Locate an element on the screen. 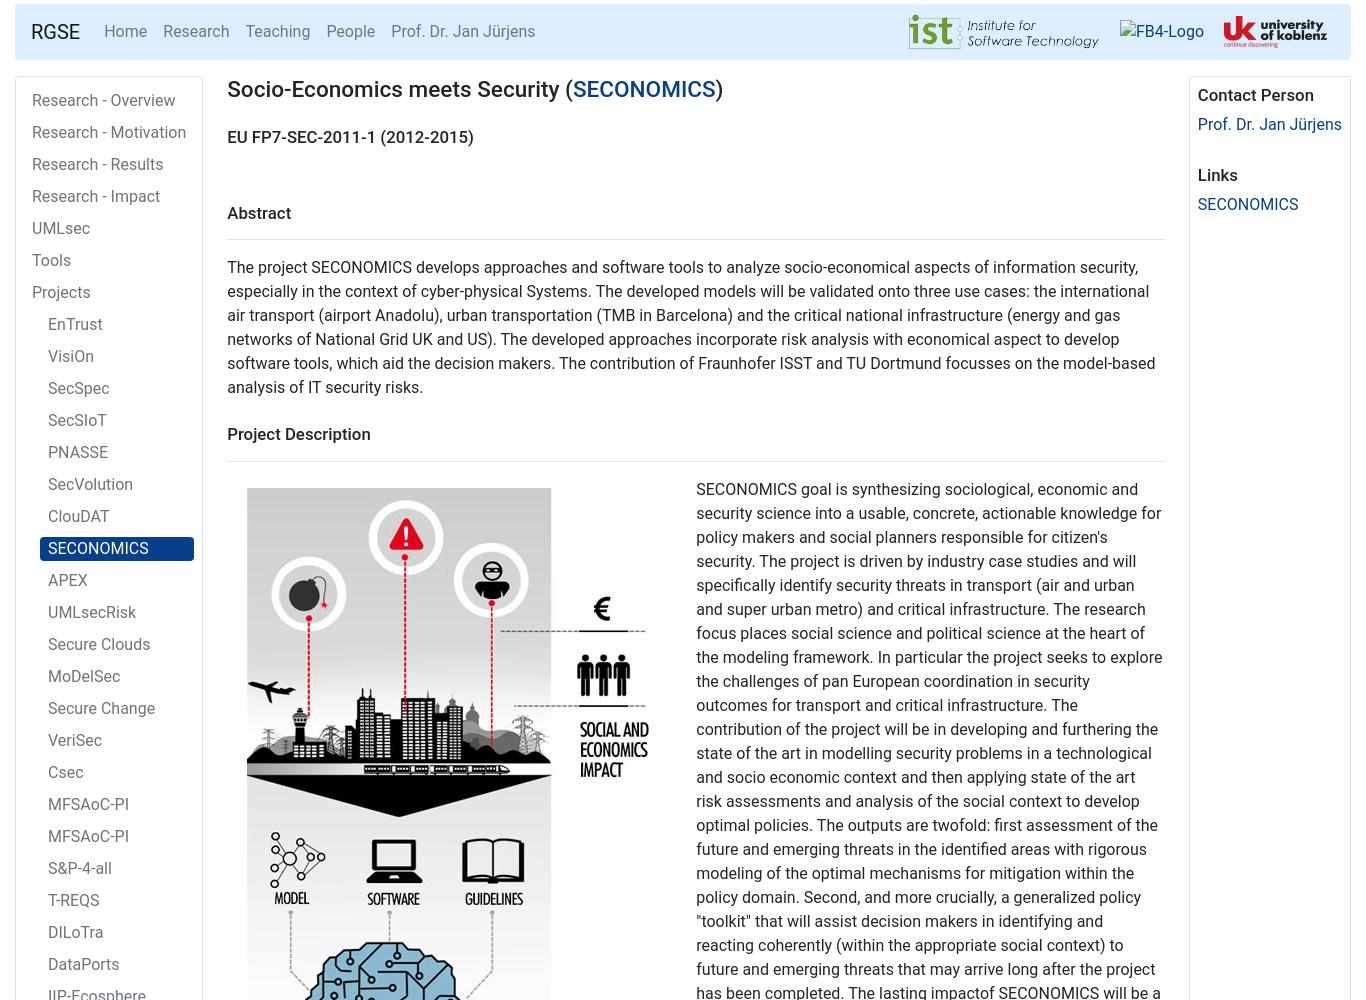 This screenshot has height=1000, width=1366. 'Research - Impact' is located at coordinates (96, 195).